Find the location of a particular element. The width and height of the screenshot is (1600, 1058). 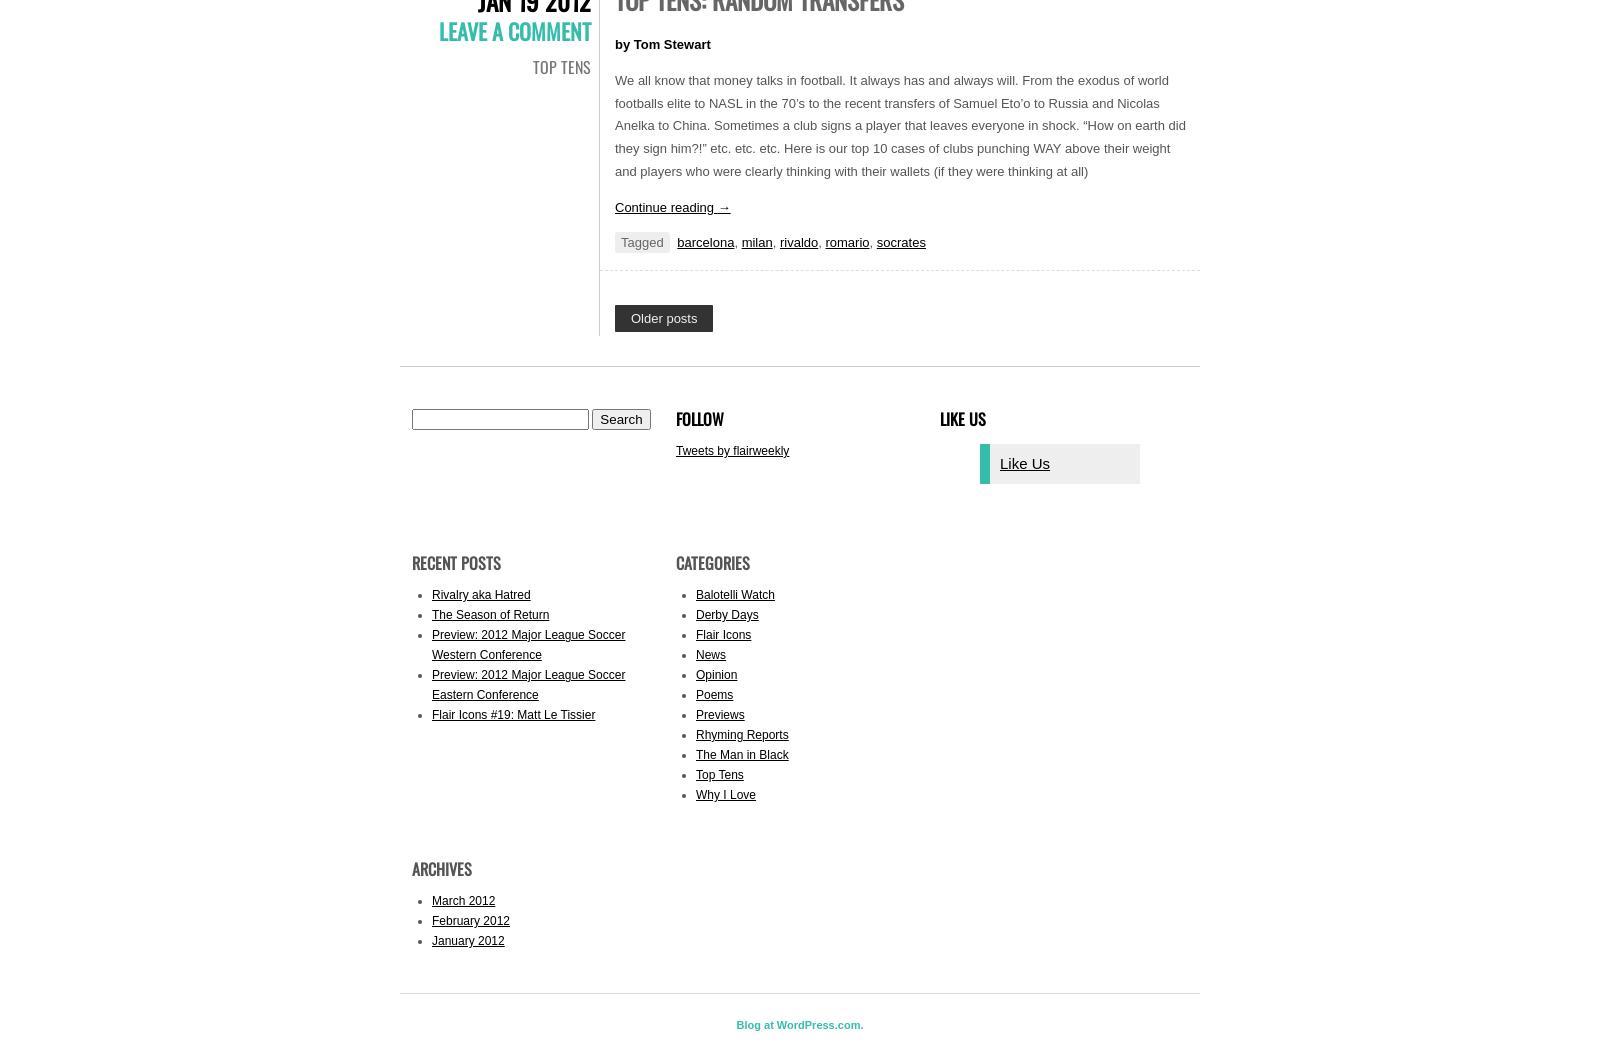

'milan' is located at coordinates (756, 242).